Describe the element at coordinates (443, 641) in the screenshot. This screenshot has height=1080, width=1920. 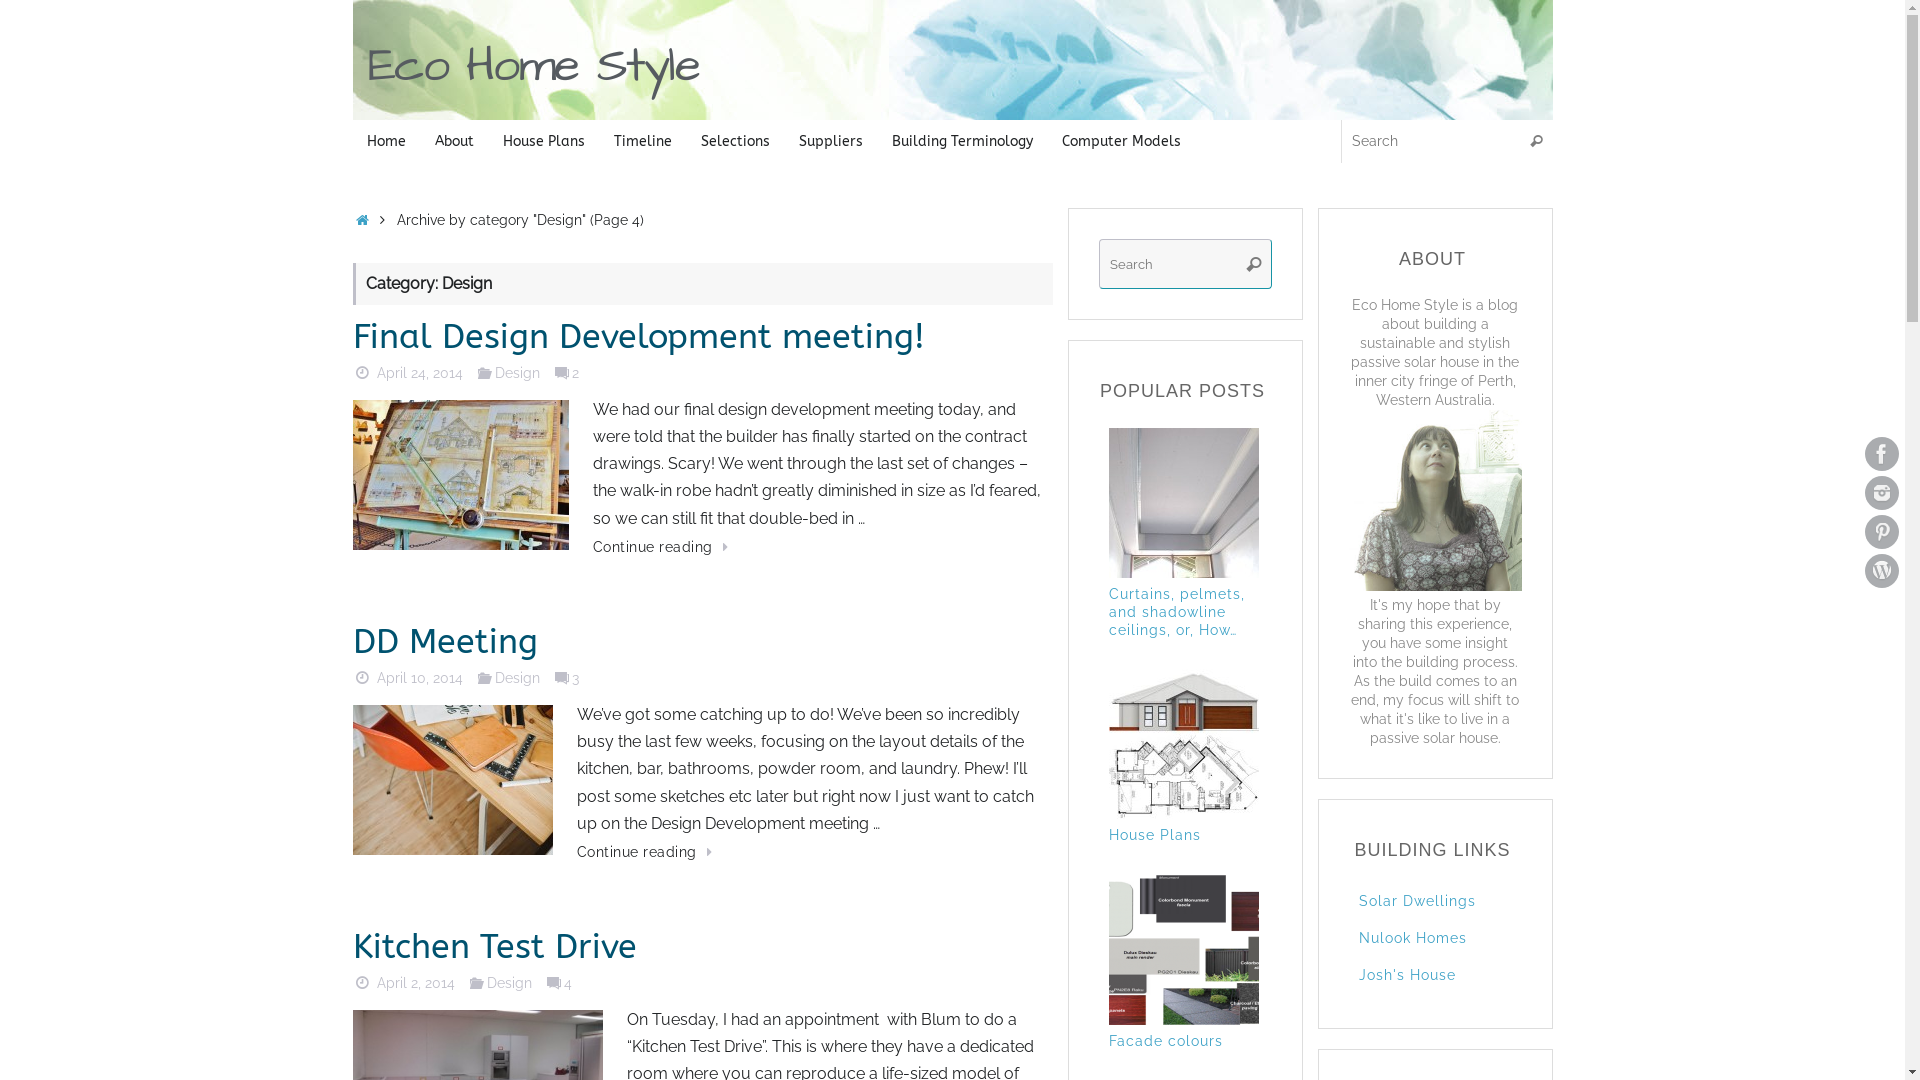
I see `'DD Meeting'` at that location.